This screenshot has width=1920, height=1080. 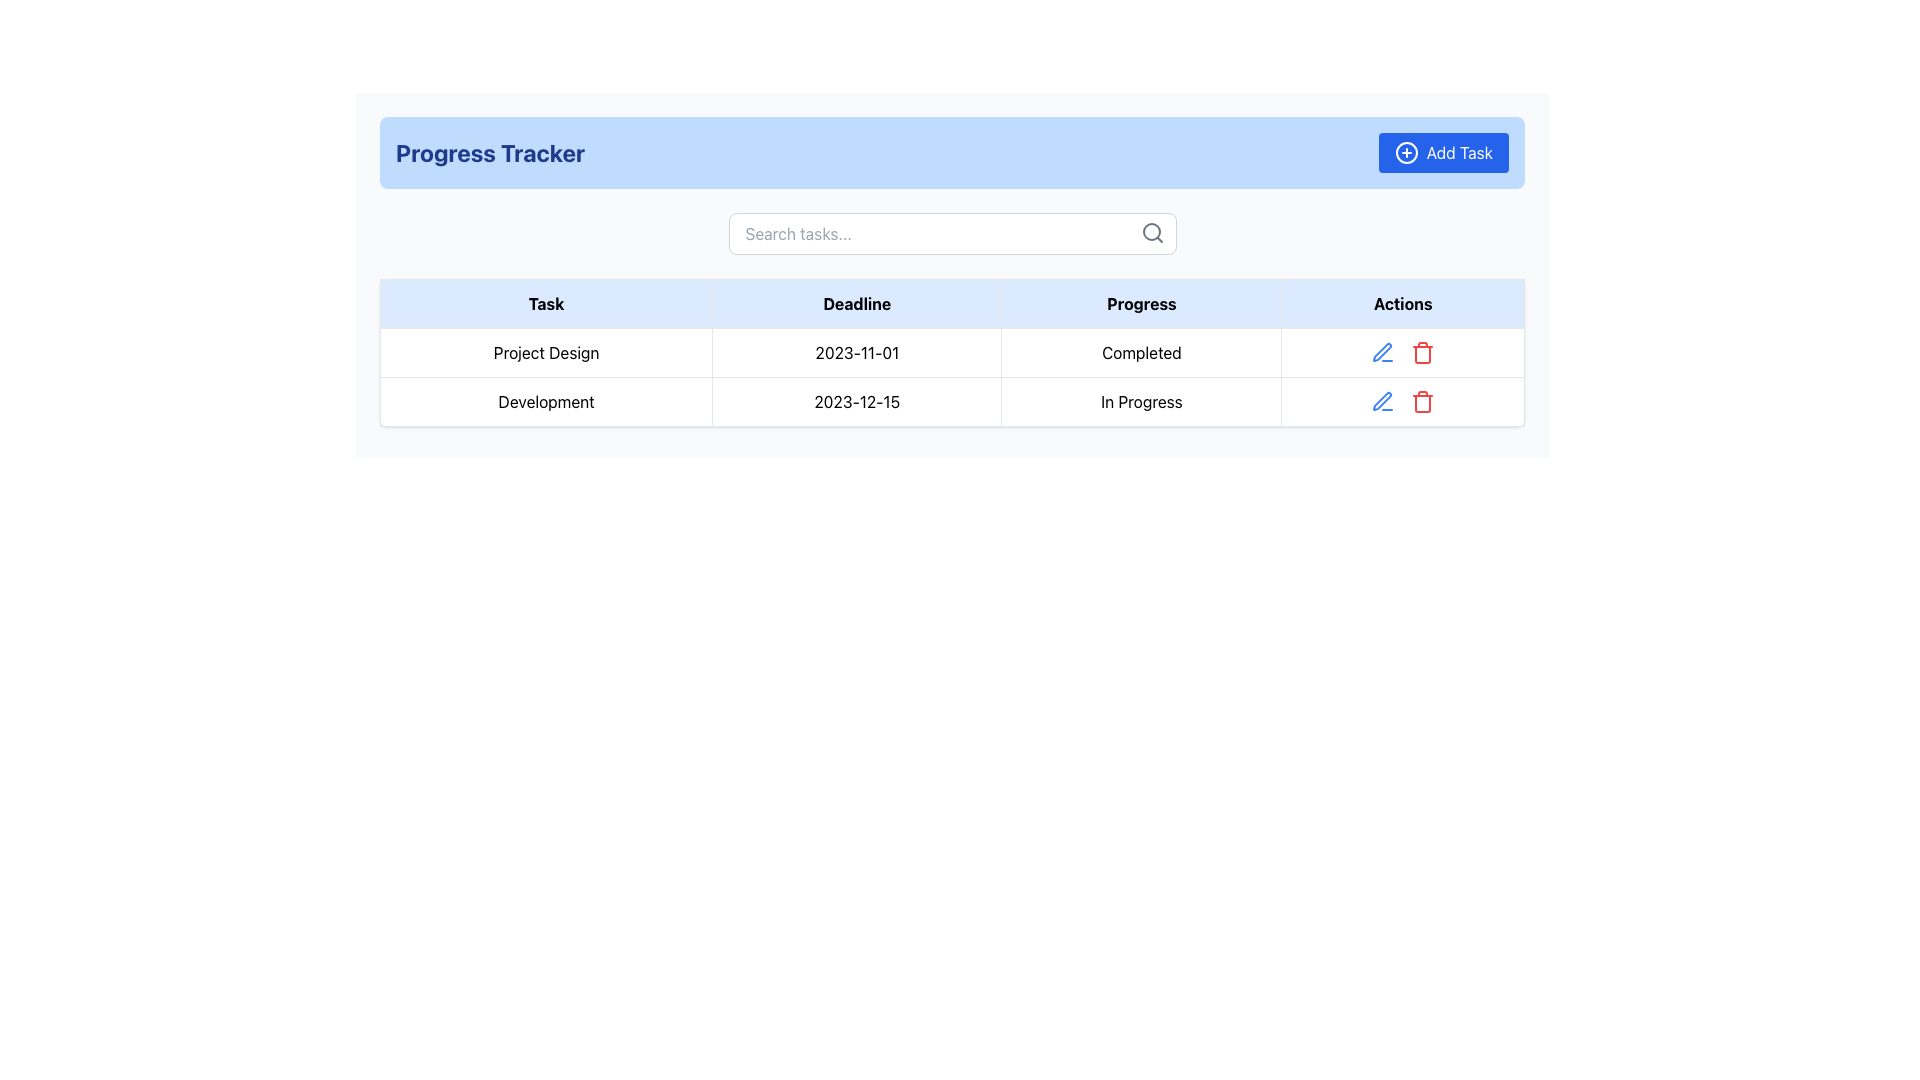 I want to click on the 'Progress' text label, which is the third column header in a table with a light blue background and centered text, so click(x=1142, y=304).